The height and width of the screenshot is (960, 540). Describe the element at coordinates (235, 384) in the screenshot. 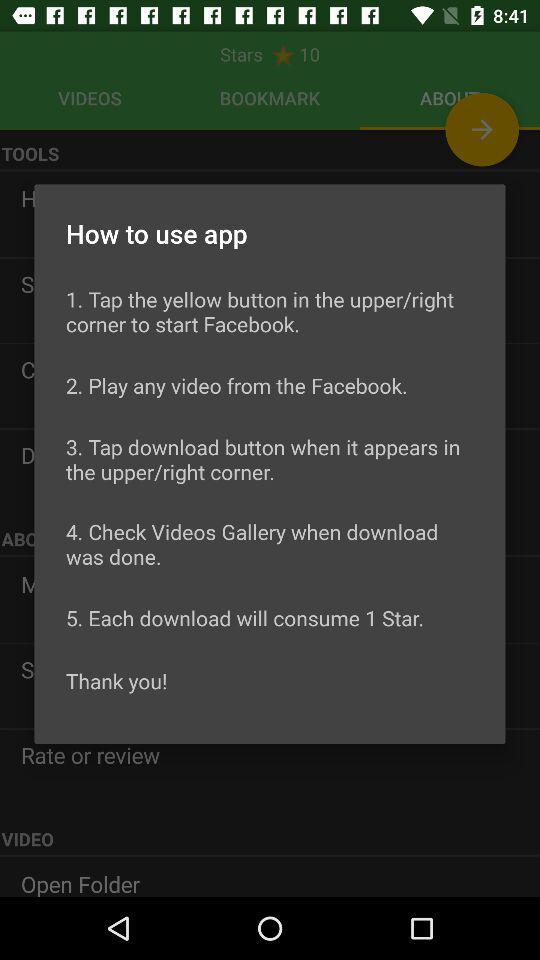

I see `item above 3 tap download item` at that location.